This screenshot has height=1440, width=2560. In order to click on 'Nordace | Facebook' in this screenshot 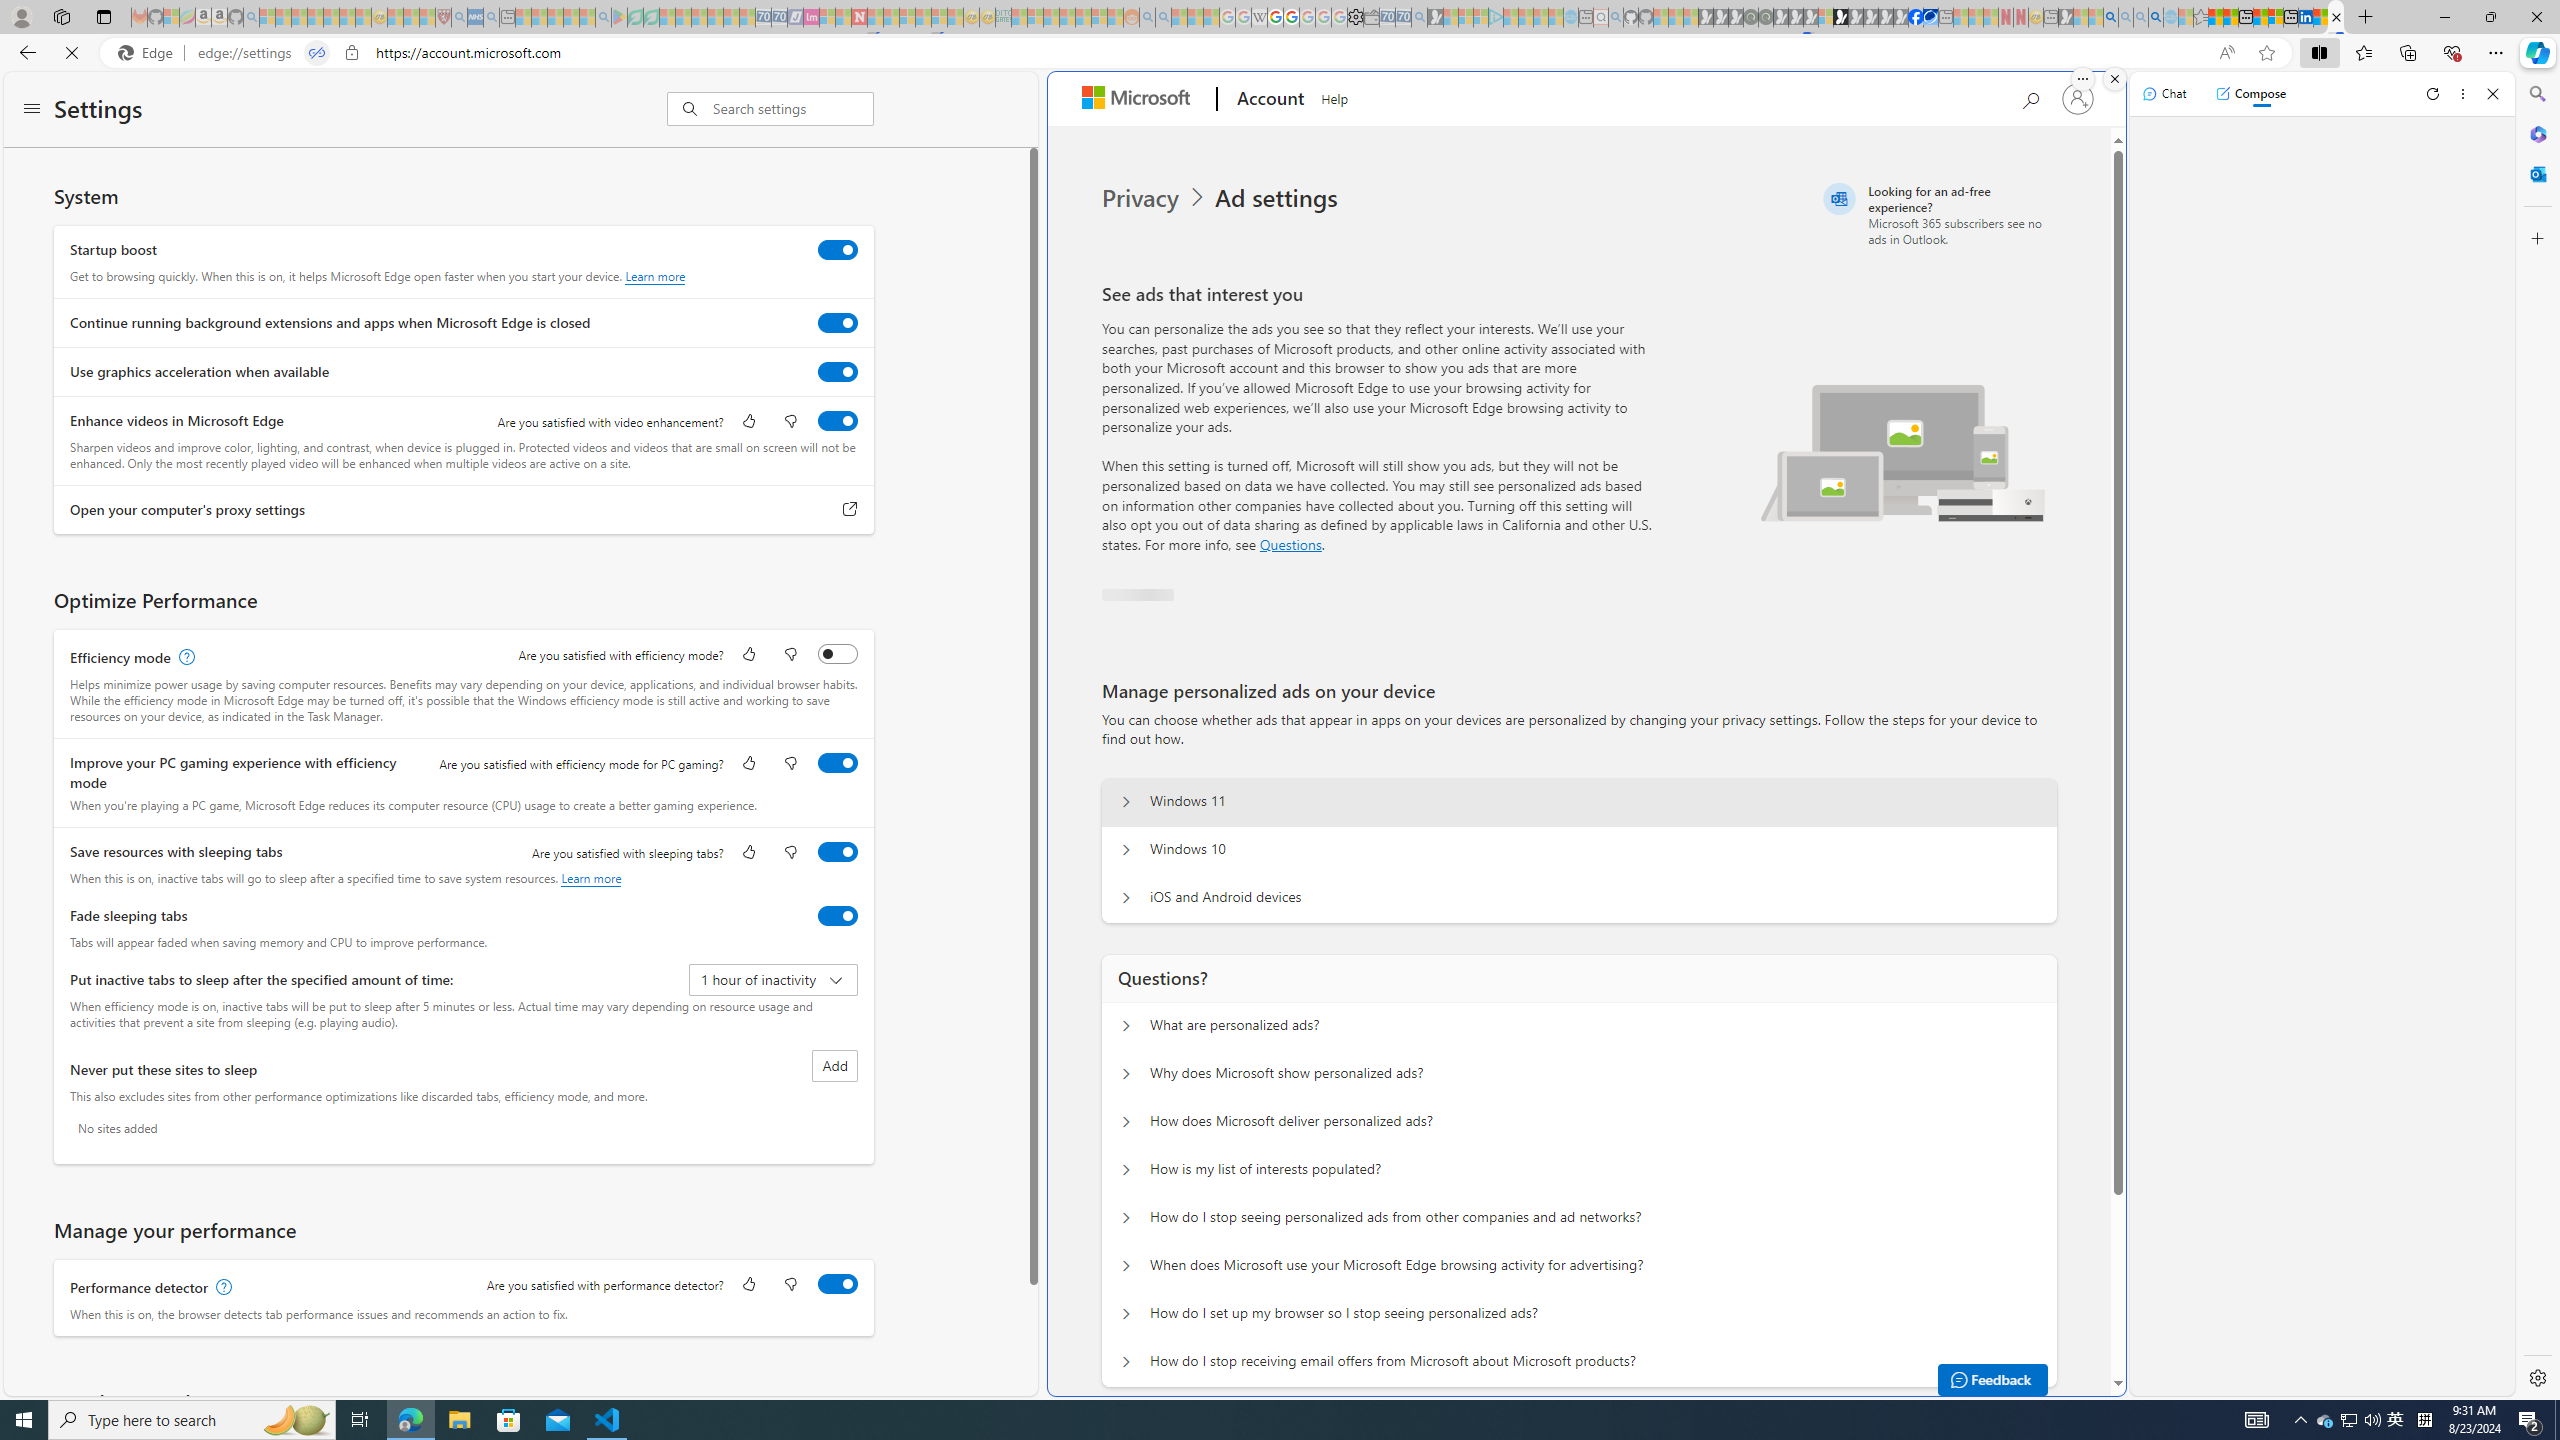, I will do `click(1915, 16)`.